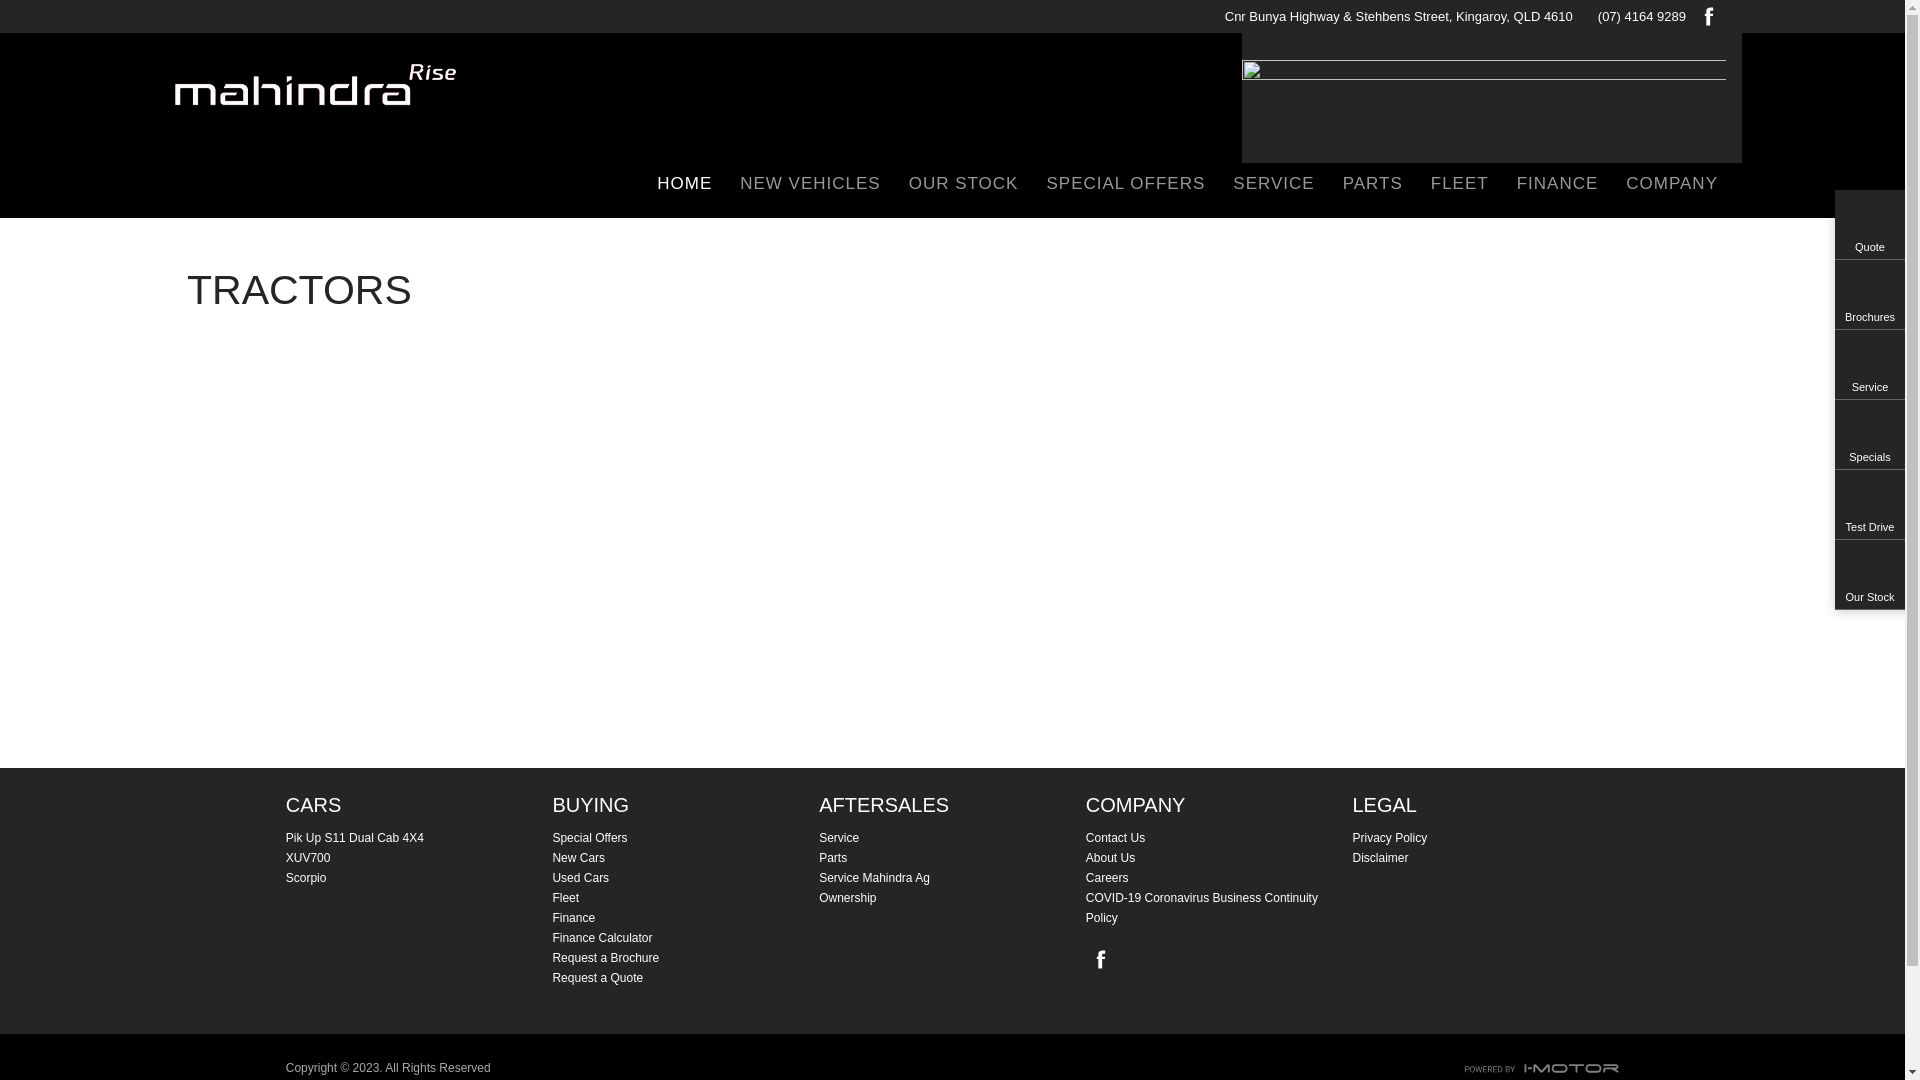 The image size is (1920, 1080). What do you see at coordinates (1371, 185) in the screenshot?
I see `'PARTS'` at bounding box center [1371, 185].